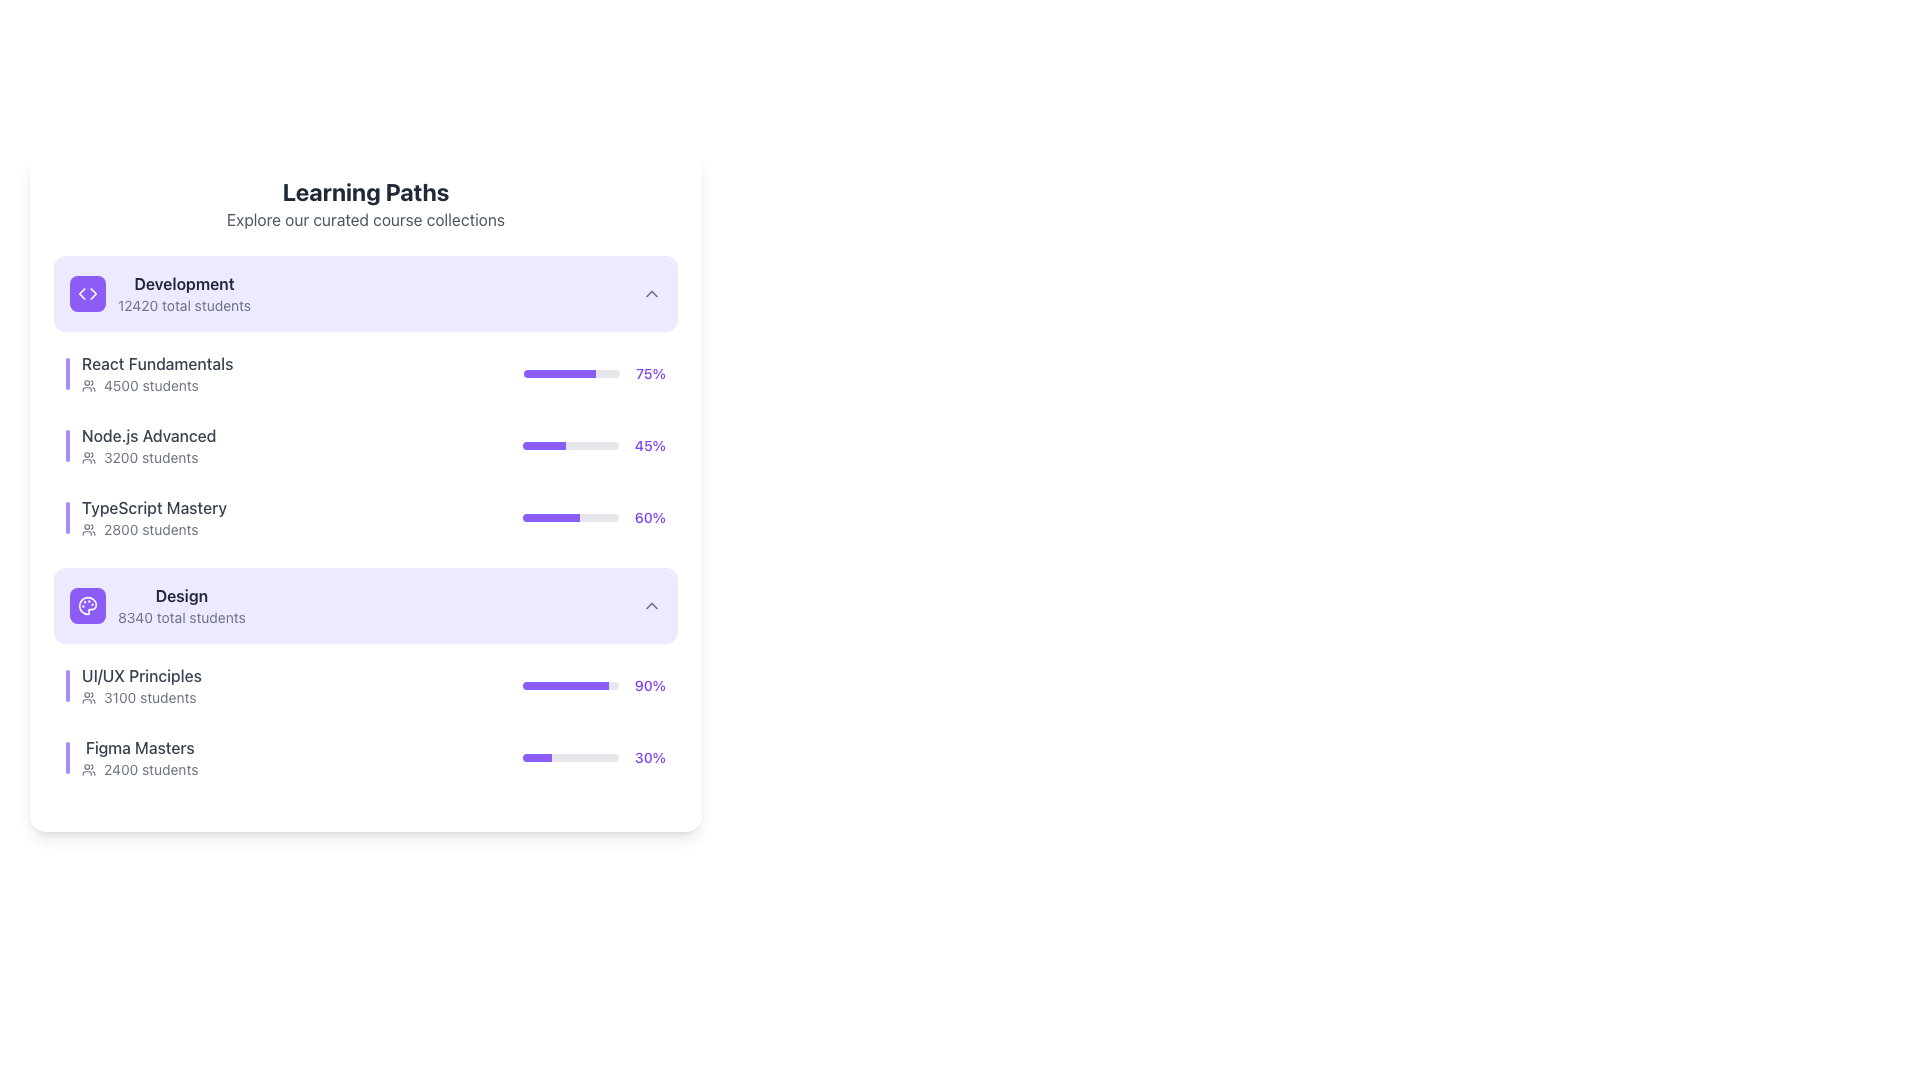 Image resolution: width=1920 pixels, height=1080 pixels. Describe the element at coordinates (67, 374) in the screenshot. I see `the visual indicator (decorative bar) that signifies the selection or importance of the 'React Fundamentals' course, positioned to the far left of the course entry` at that location.